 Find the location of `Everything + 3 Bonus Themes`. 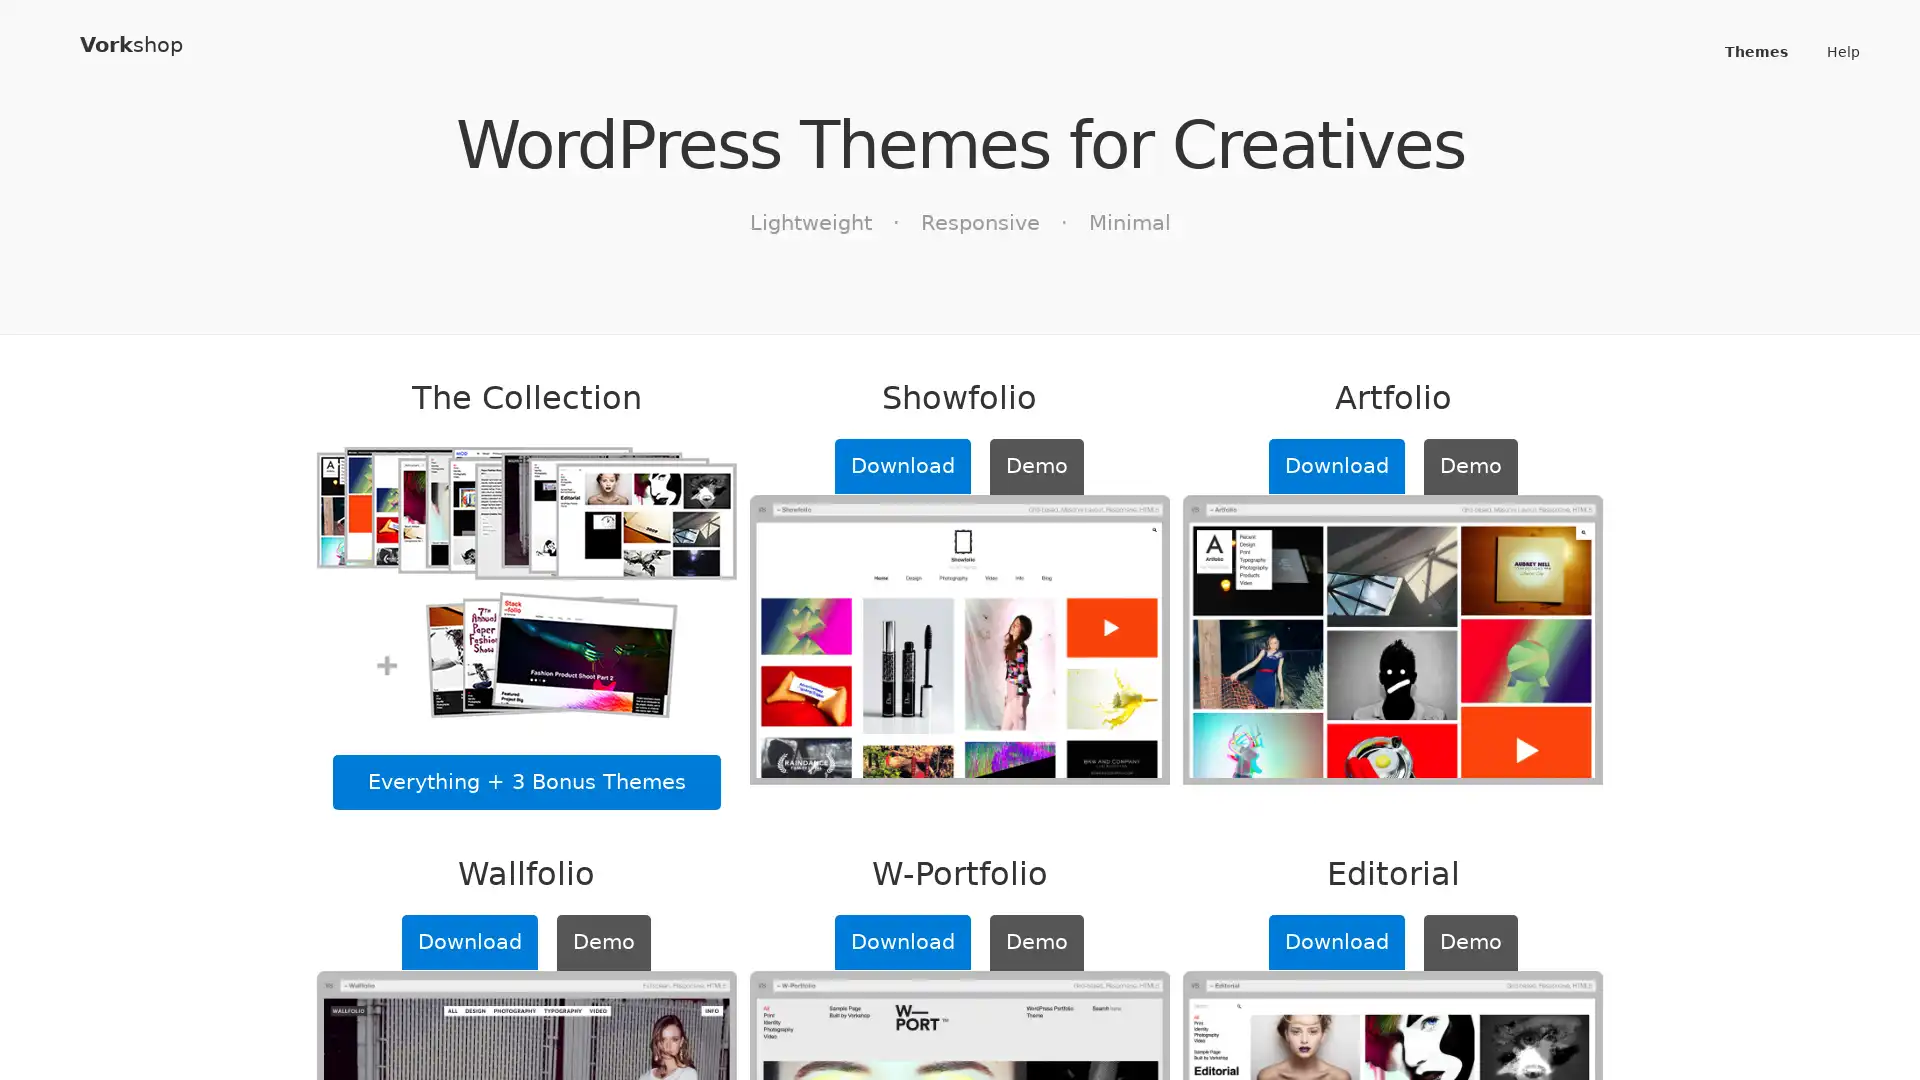

Everything + 3 Bonus Themes is located at coordinates (526, 781).